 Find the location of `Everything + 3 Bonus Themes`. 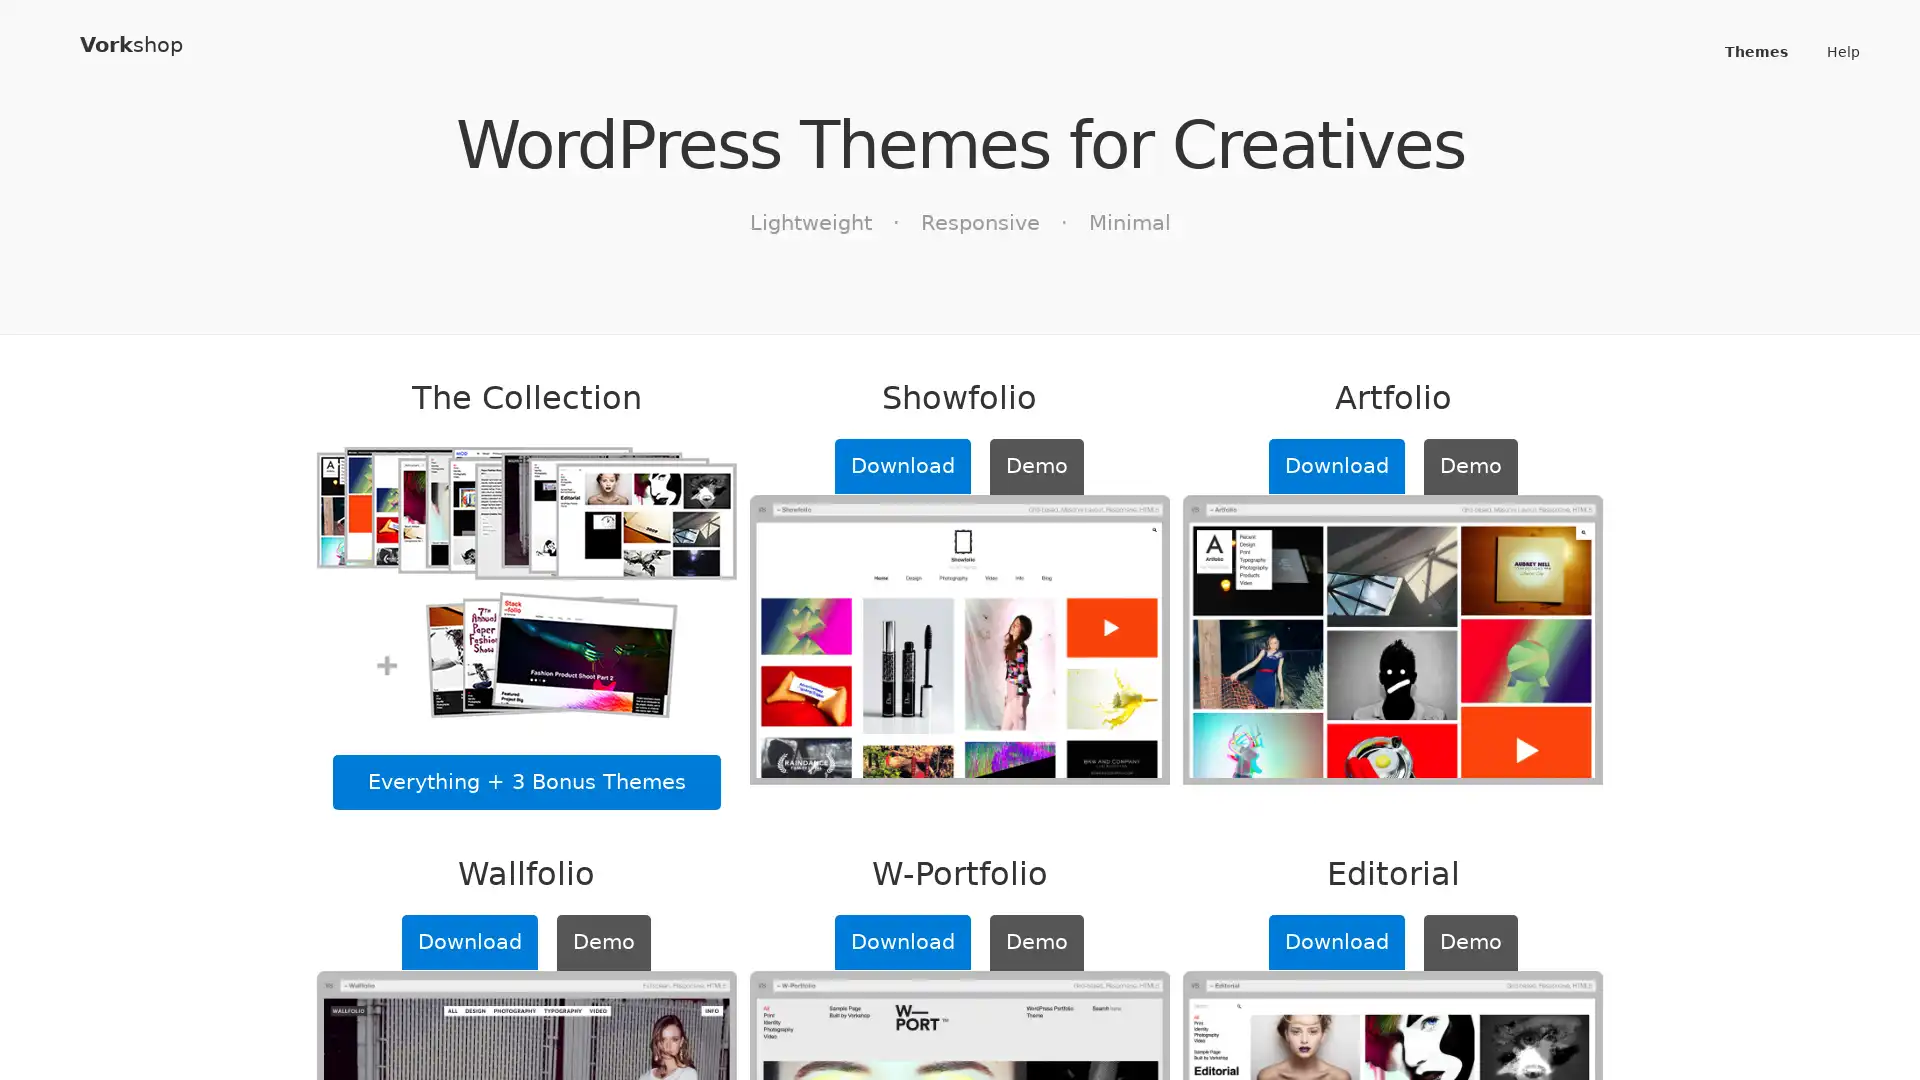

Everything + 3 Bonus Themes is located at coordinates (526, 781).